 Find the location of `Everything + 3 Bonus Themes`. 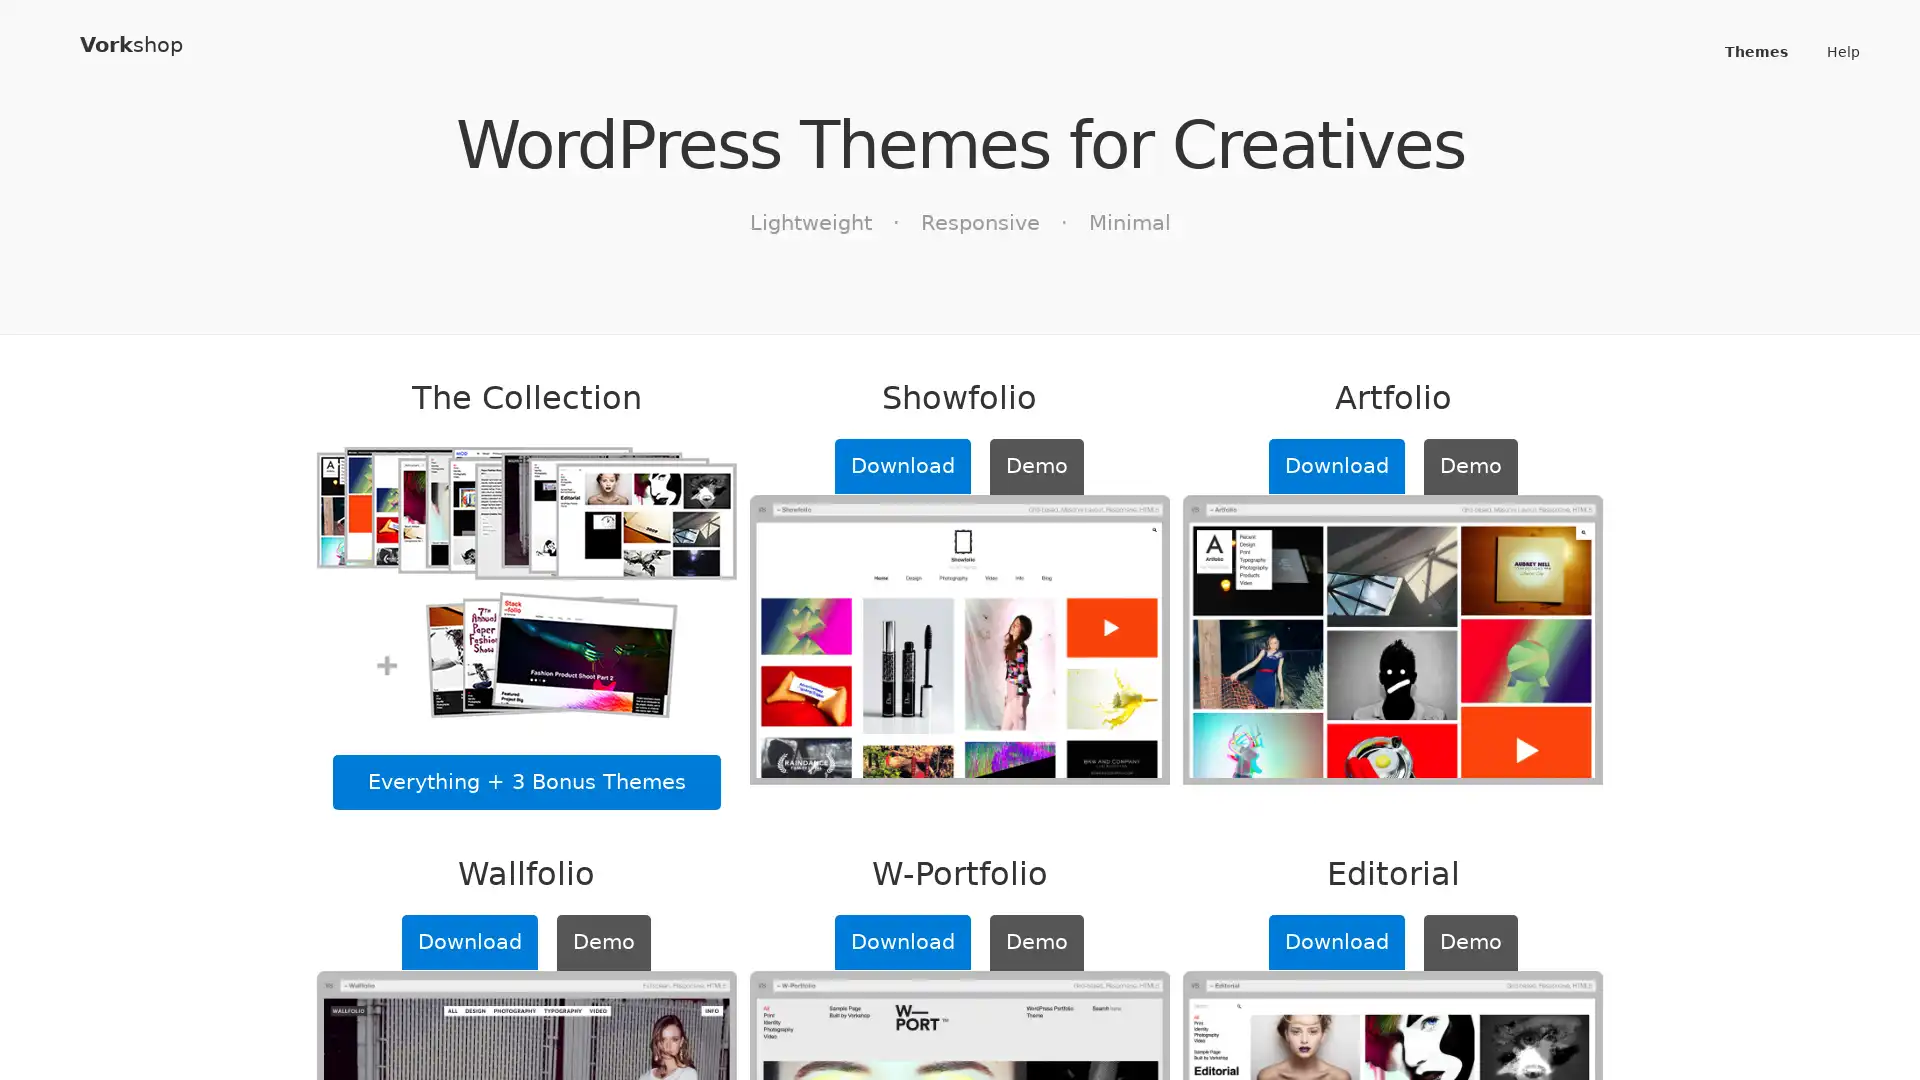

Everything + 3 Bonus Themes is located at coordinates (526, 781).